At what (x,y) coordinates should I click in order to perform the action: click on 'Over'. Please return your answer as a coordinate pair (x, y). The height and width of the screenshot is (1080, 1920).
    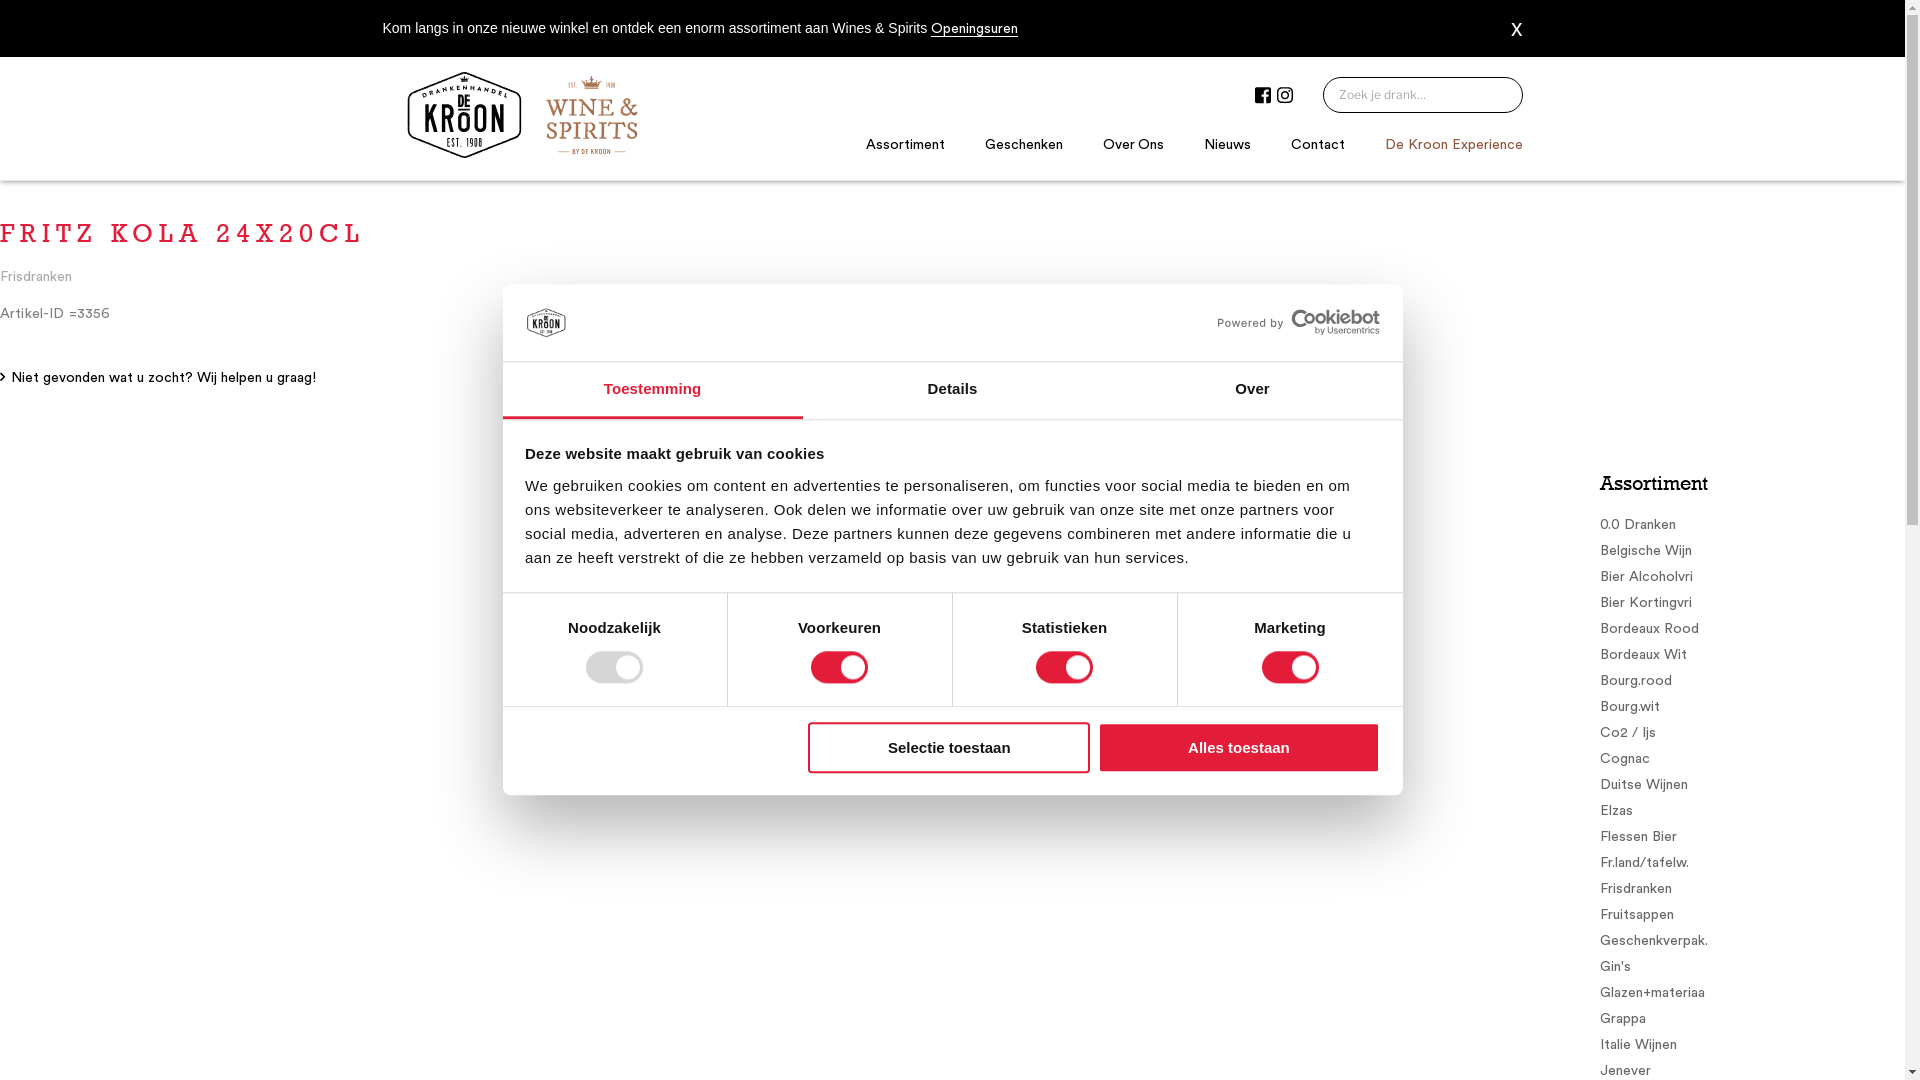
    Looking at the image, I should click on (1251, 390).